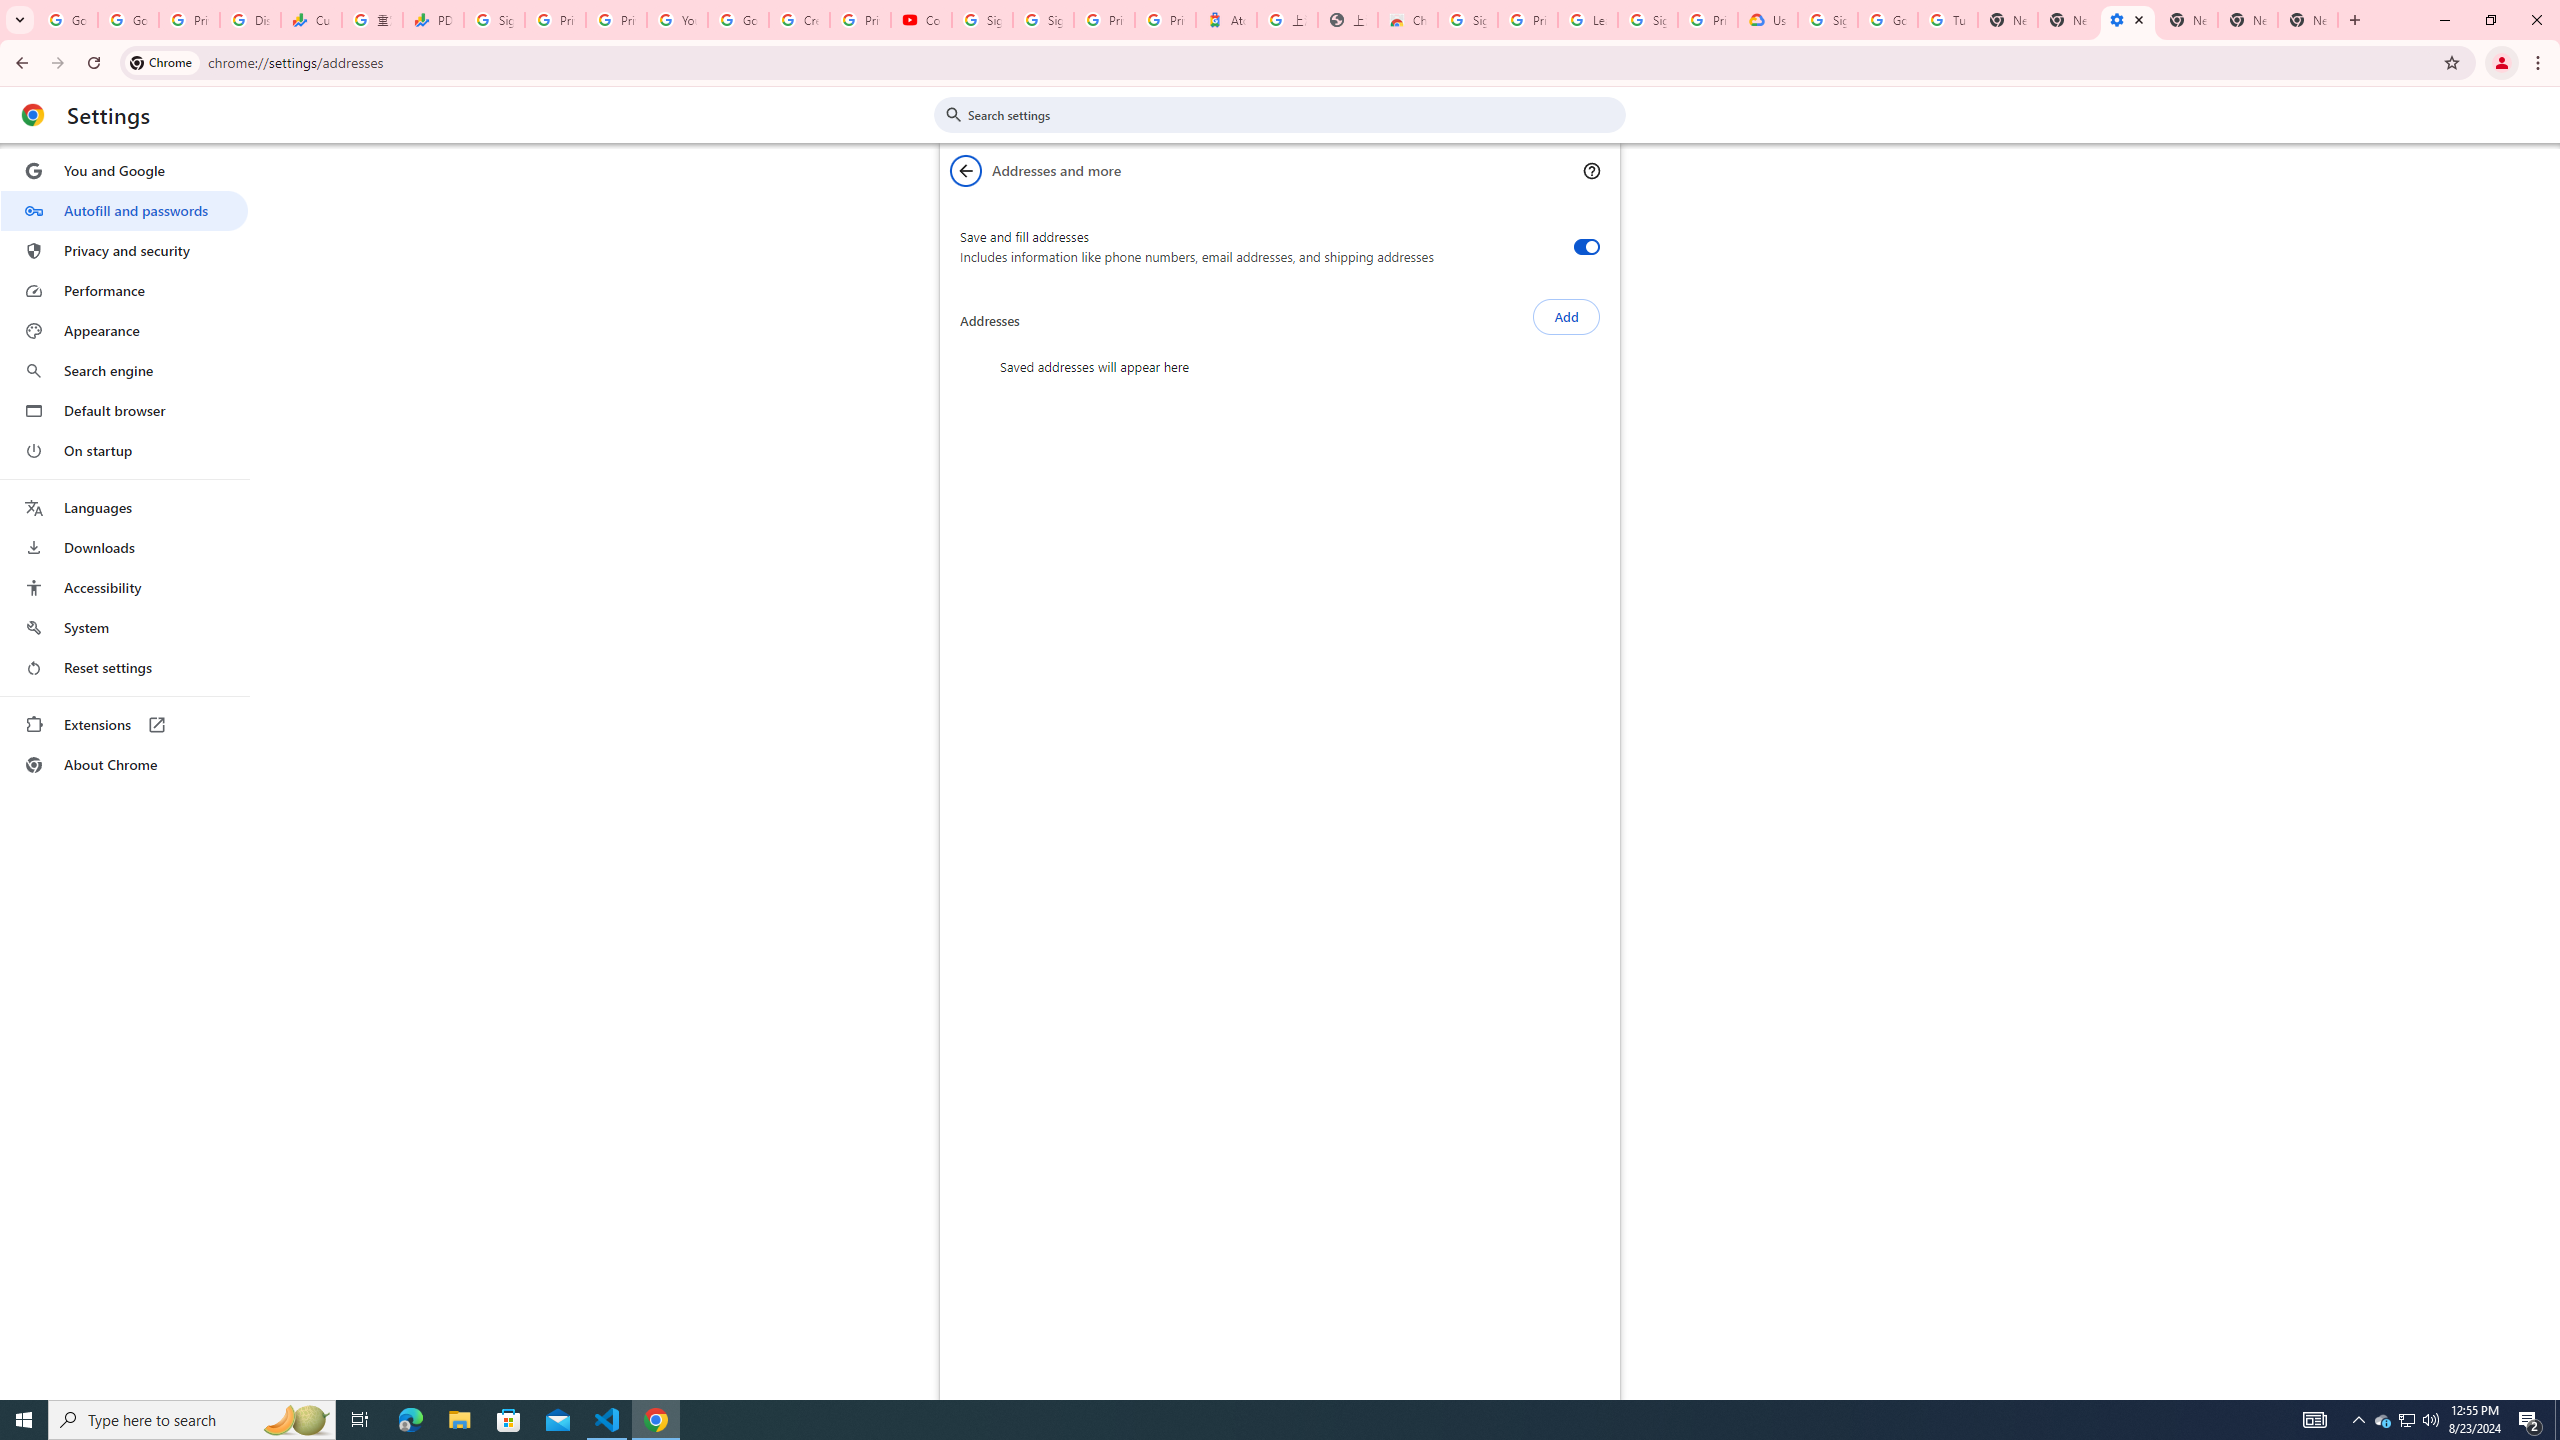  What do you see at coordinates (2127, 19) in the screenshot?
I see `'Settings - Addresses and more'` at bounding box center [2127, 19].